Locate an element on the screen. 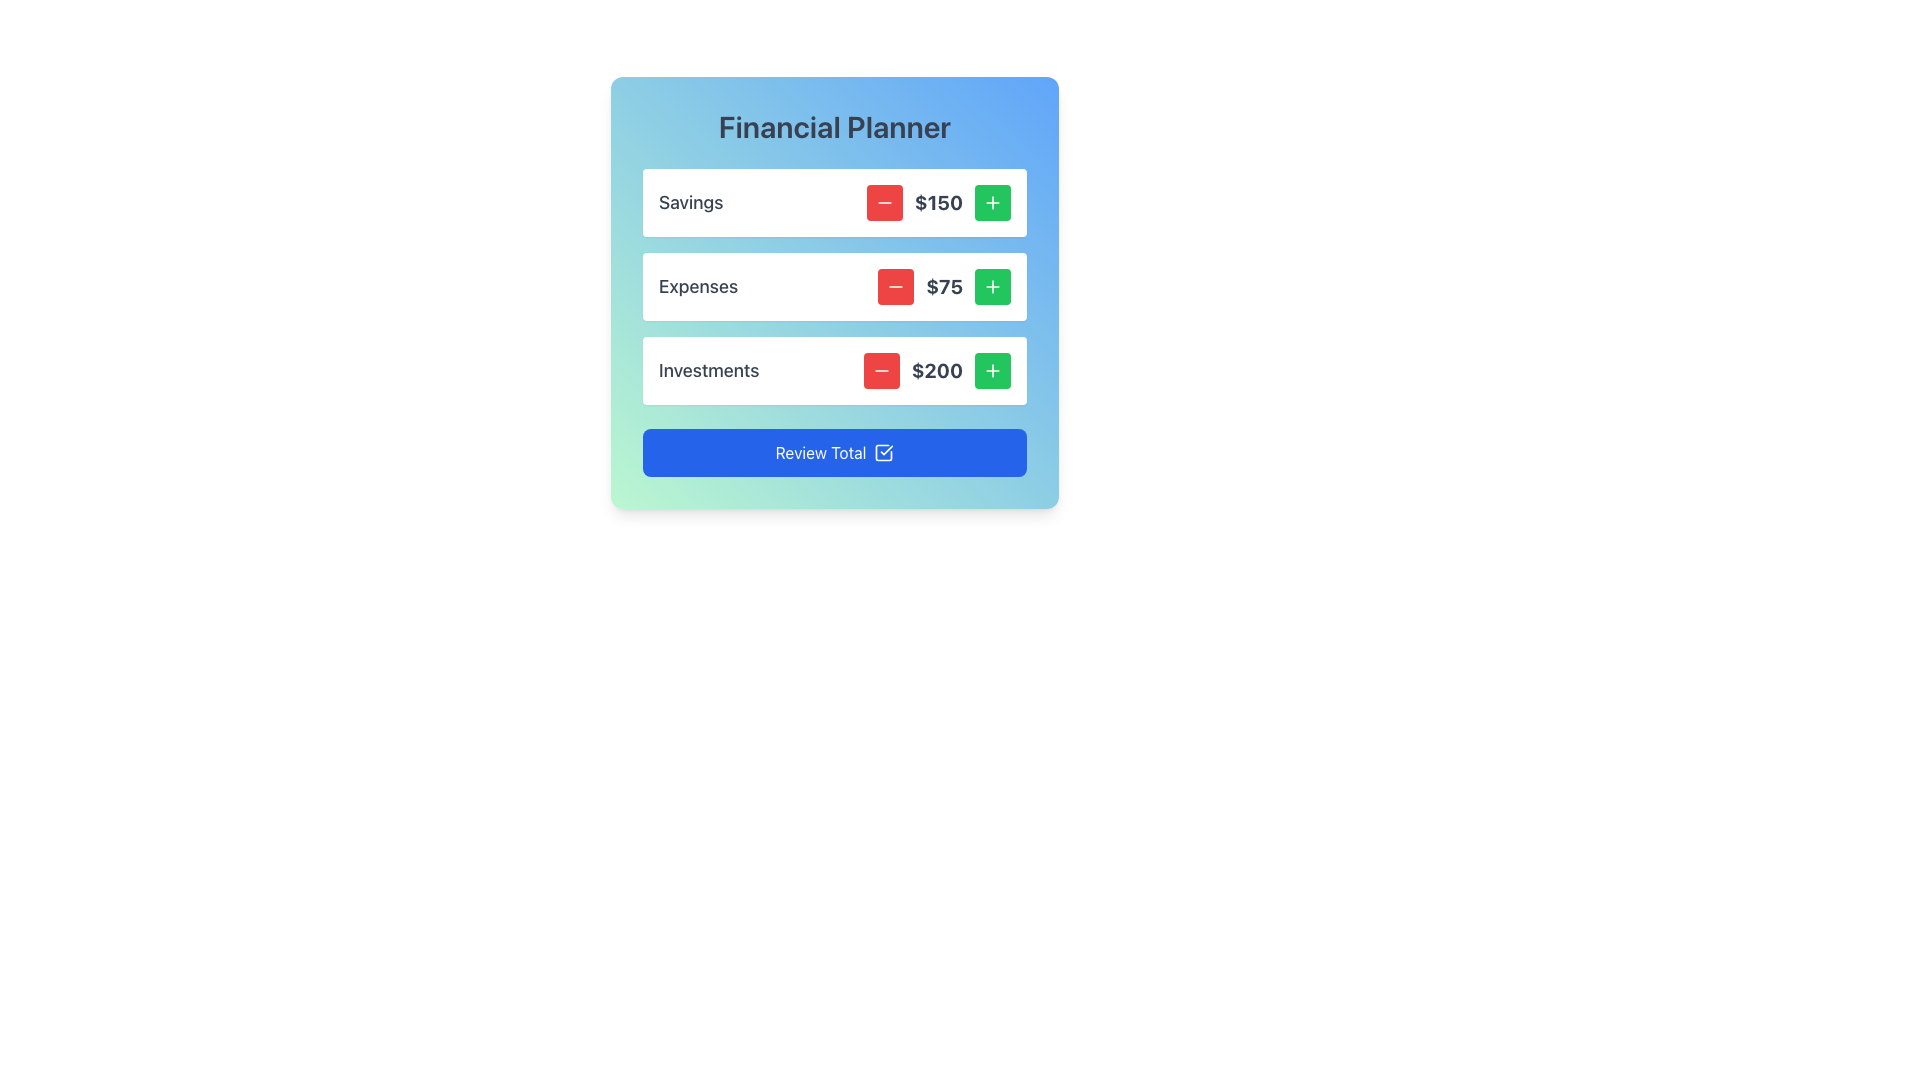 The height and width of the screenshot is (1080, 1920). the static text display indicating the current monetary value associated with the 'Investments' category, located in the third row of the financial planning panel is located at coordinates (936, 370).